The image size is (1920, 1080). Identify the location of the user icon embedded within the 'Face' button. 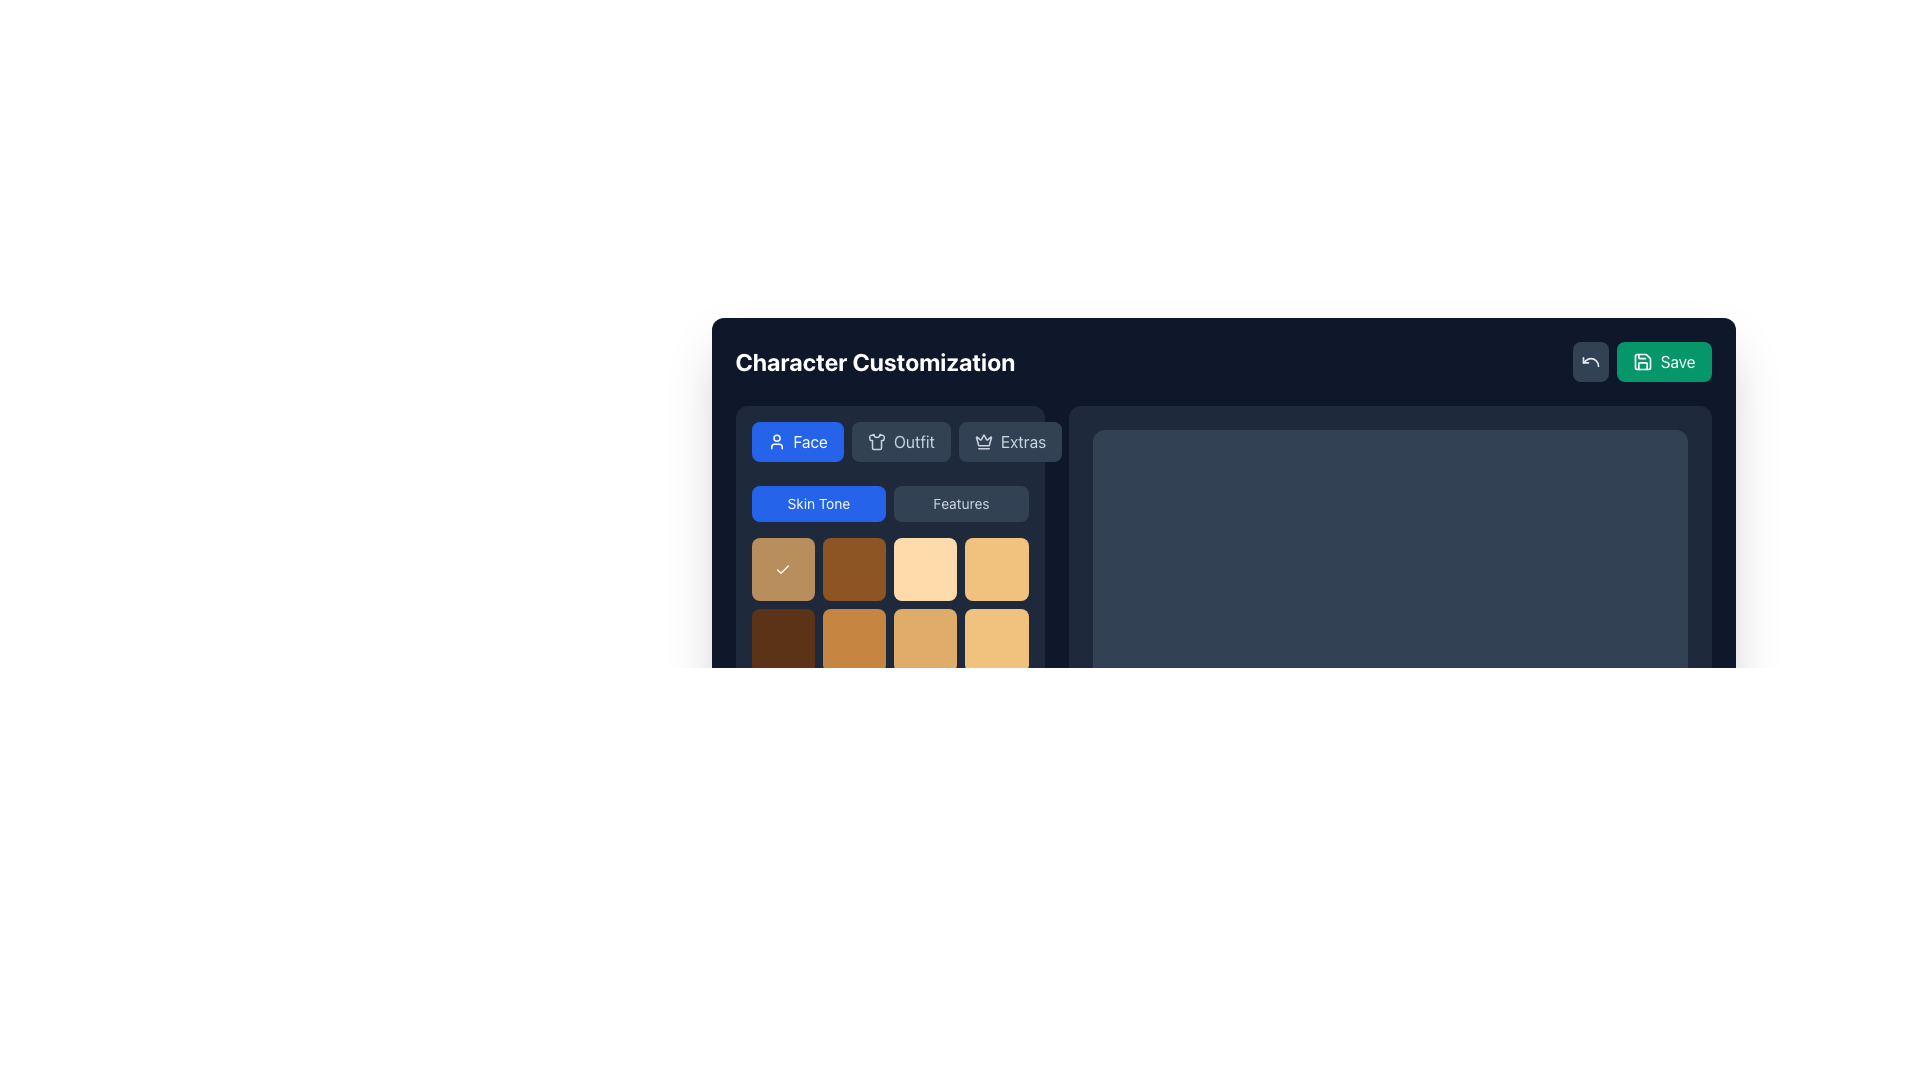
(775, 441).